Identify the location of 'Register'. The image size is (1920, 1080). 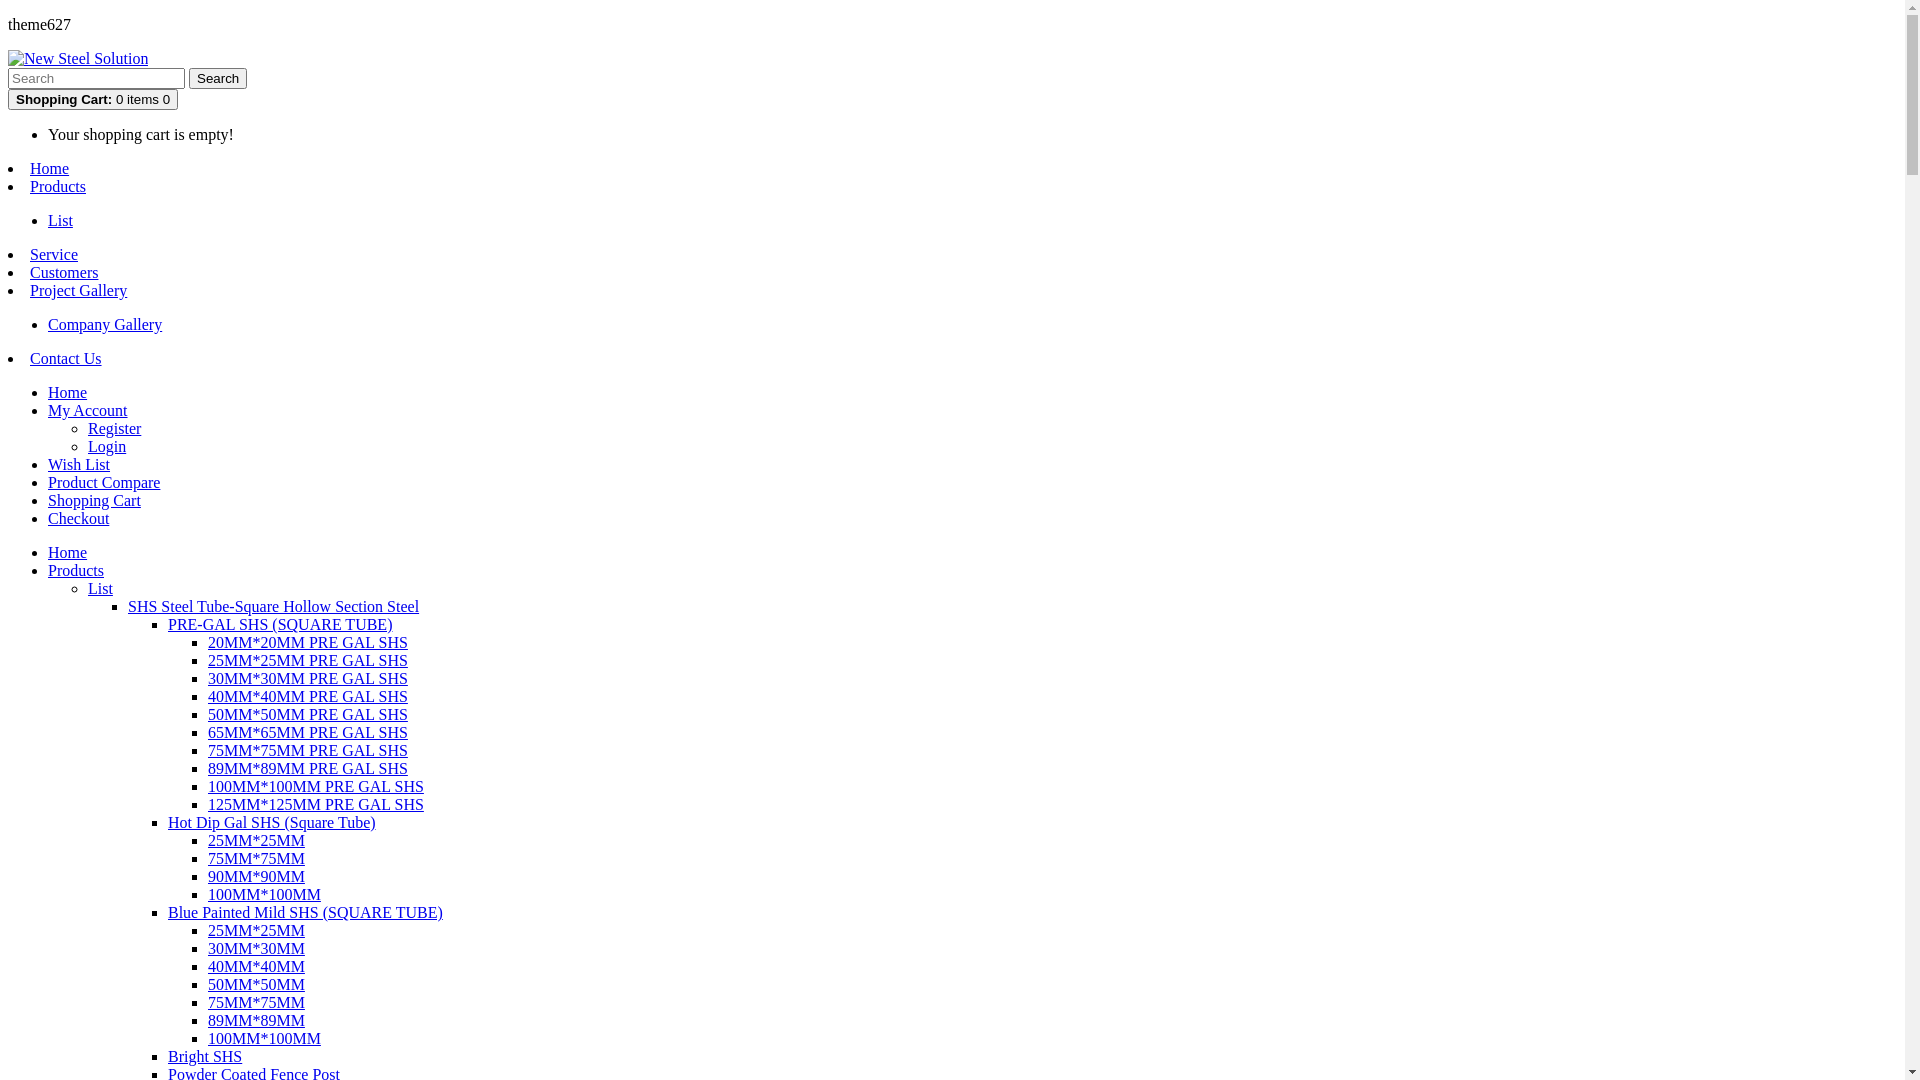
(113, 427).